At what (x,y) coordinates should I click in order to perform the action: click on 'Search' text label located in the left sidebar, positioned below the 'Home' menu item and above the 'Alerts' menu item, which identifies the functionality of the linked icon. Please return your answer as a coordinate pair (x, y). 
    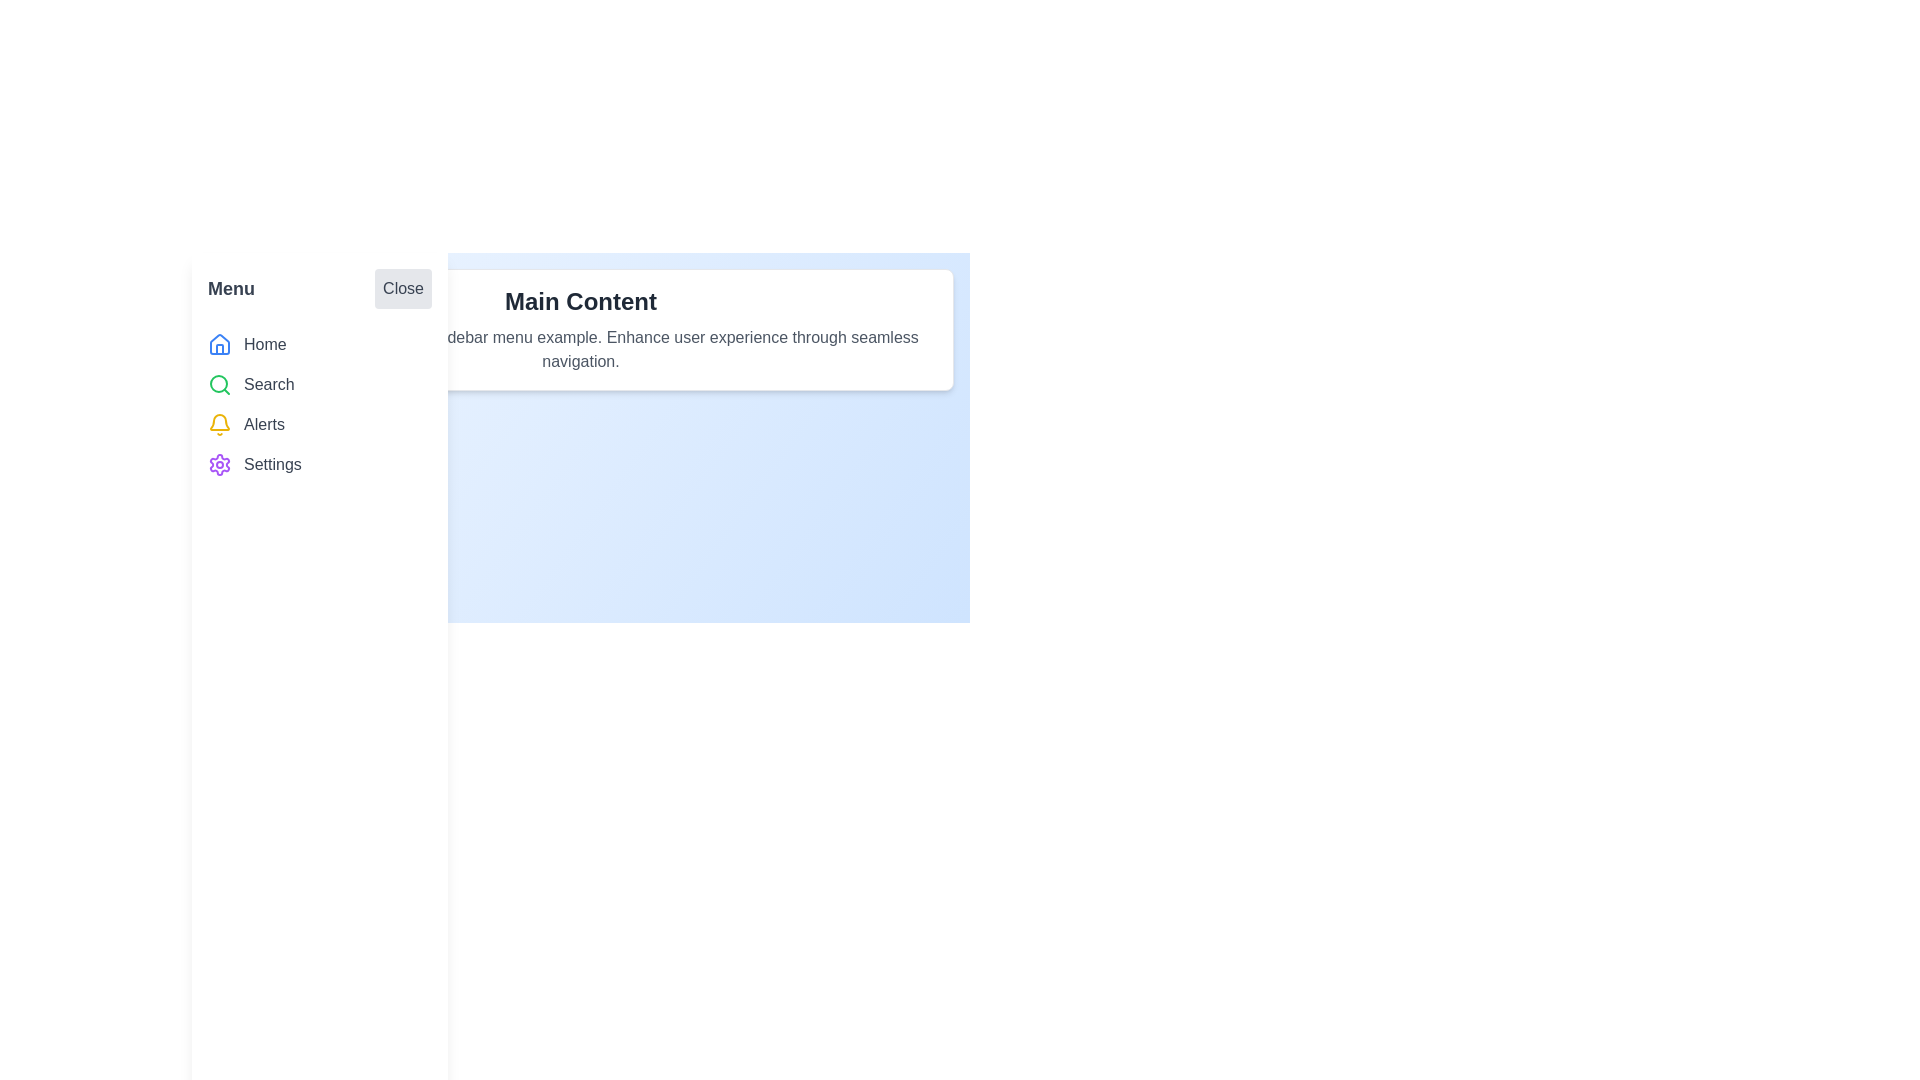
    Looking at the image, I should click on (268, 385).